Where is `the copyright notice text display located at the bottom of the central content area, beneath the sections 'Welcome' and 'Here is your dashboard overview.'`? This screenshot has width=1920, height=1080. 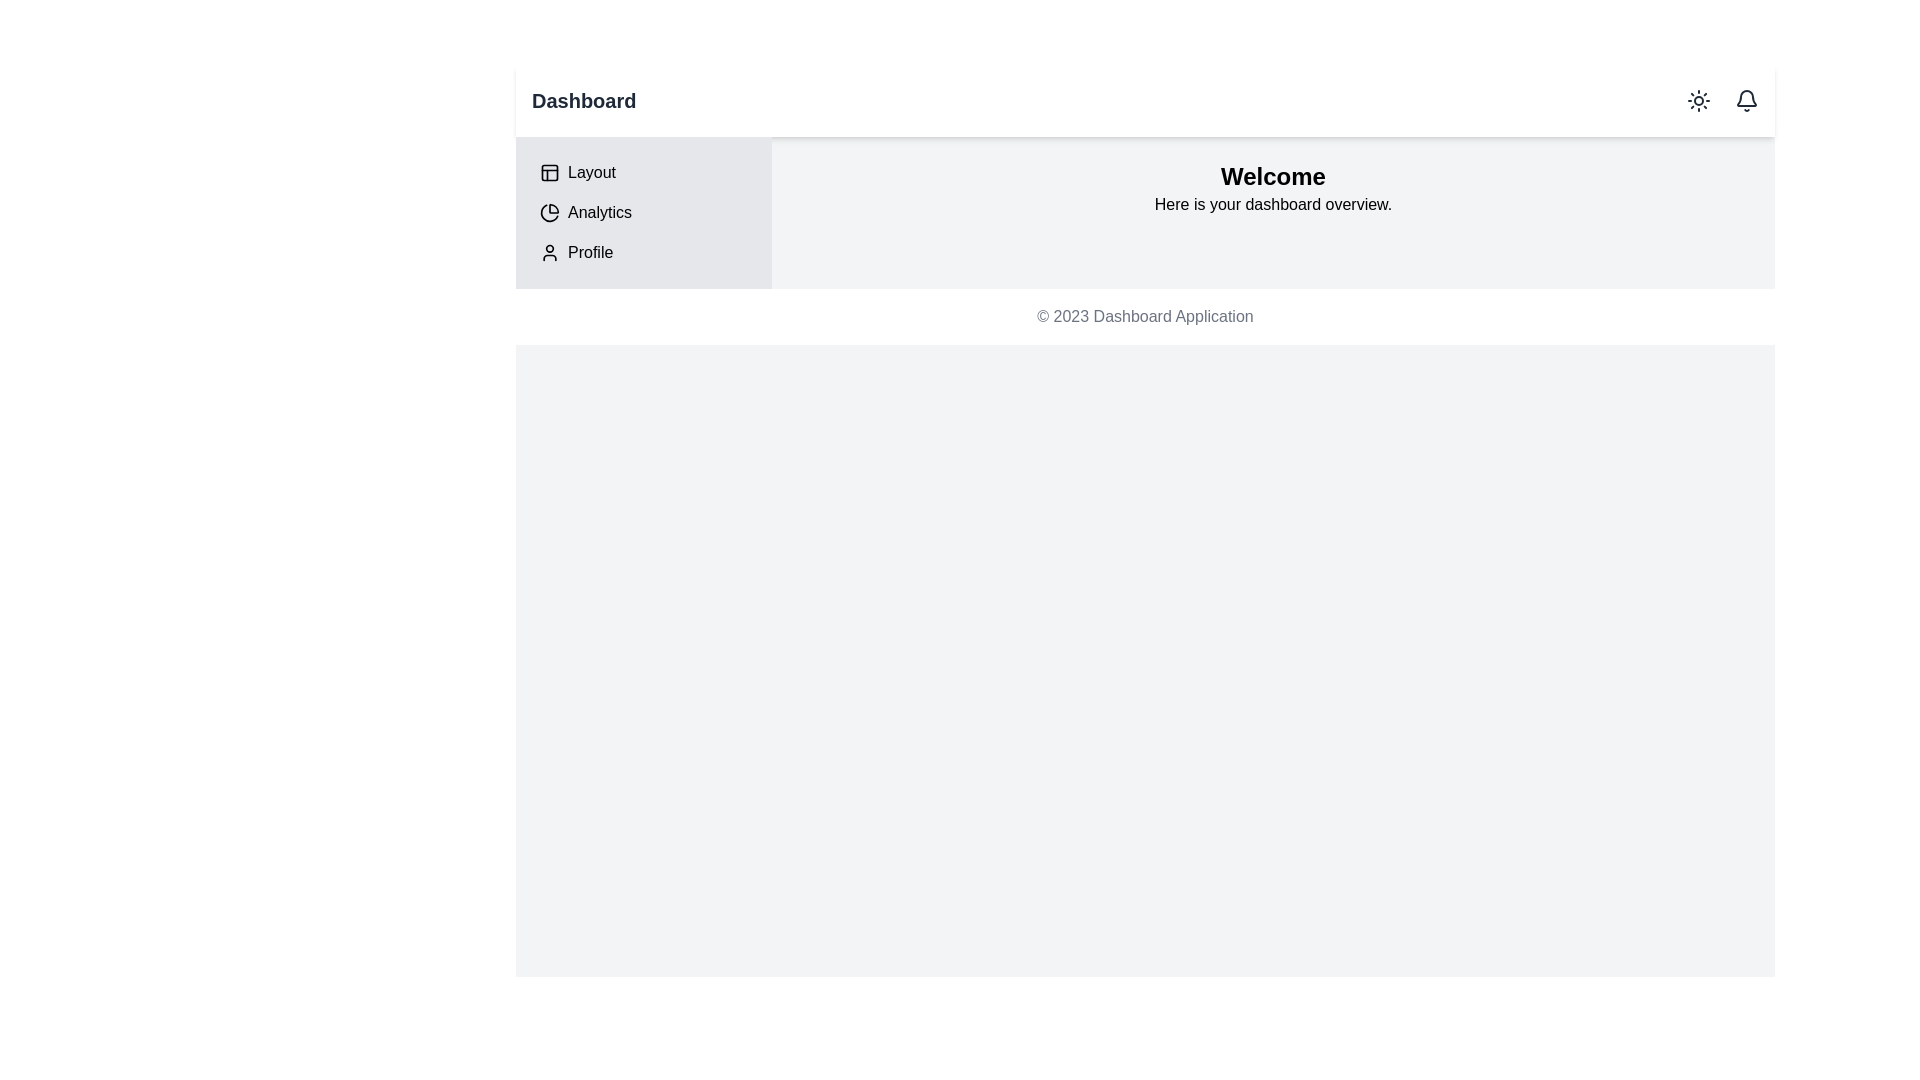
the copyright notice text display located at the bottom of the central content area, beneath the sections 'Welcome' and 'Here is your dashboard overview.' is located at coordinates (1145, 315).